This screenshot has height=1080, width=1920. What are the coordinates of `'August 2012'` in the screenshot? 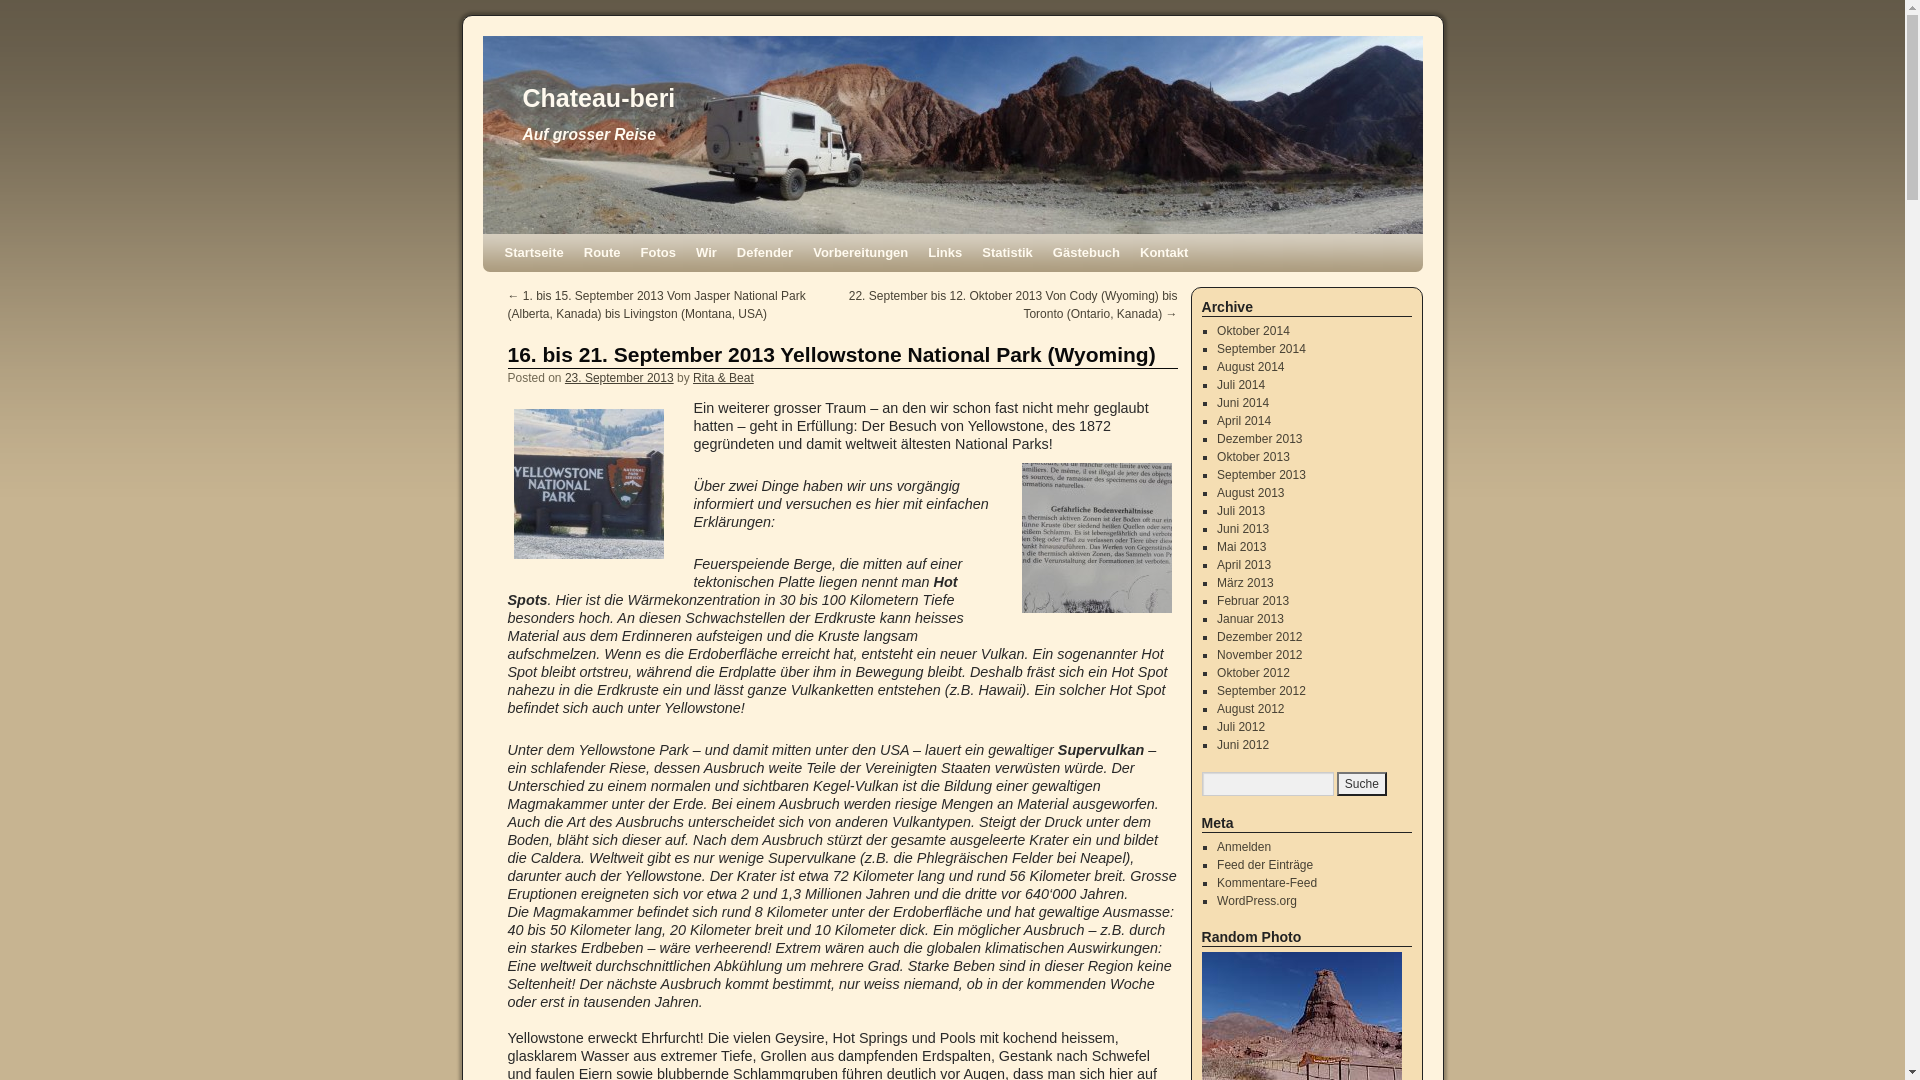 It's located at (1249, 708).